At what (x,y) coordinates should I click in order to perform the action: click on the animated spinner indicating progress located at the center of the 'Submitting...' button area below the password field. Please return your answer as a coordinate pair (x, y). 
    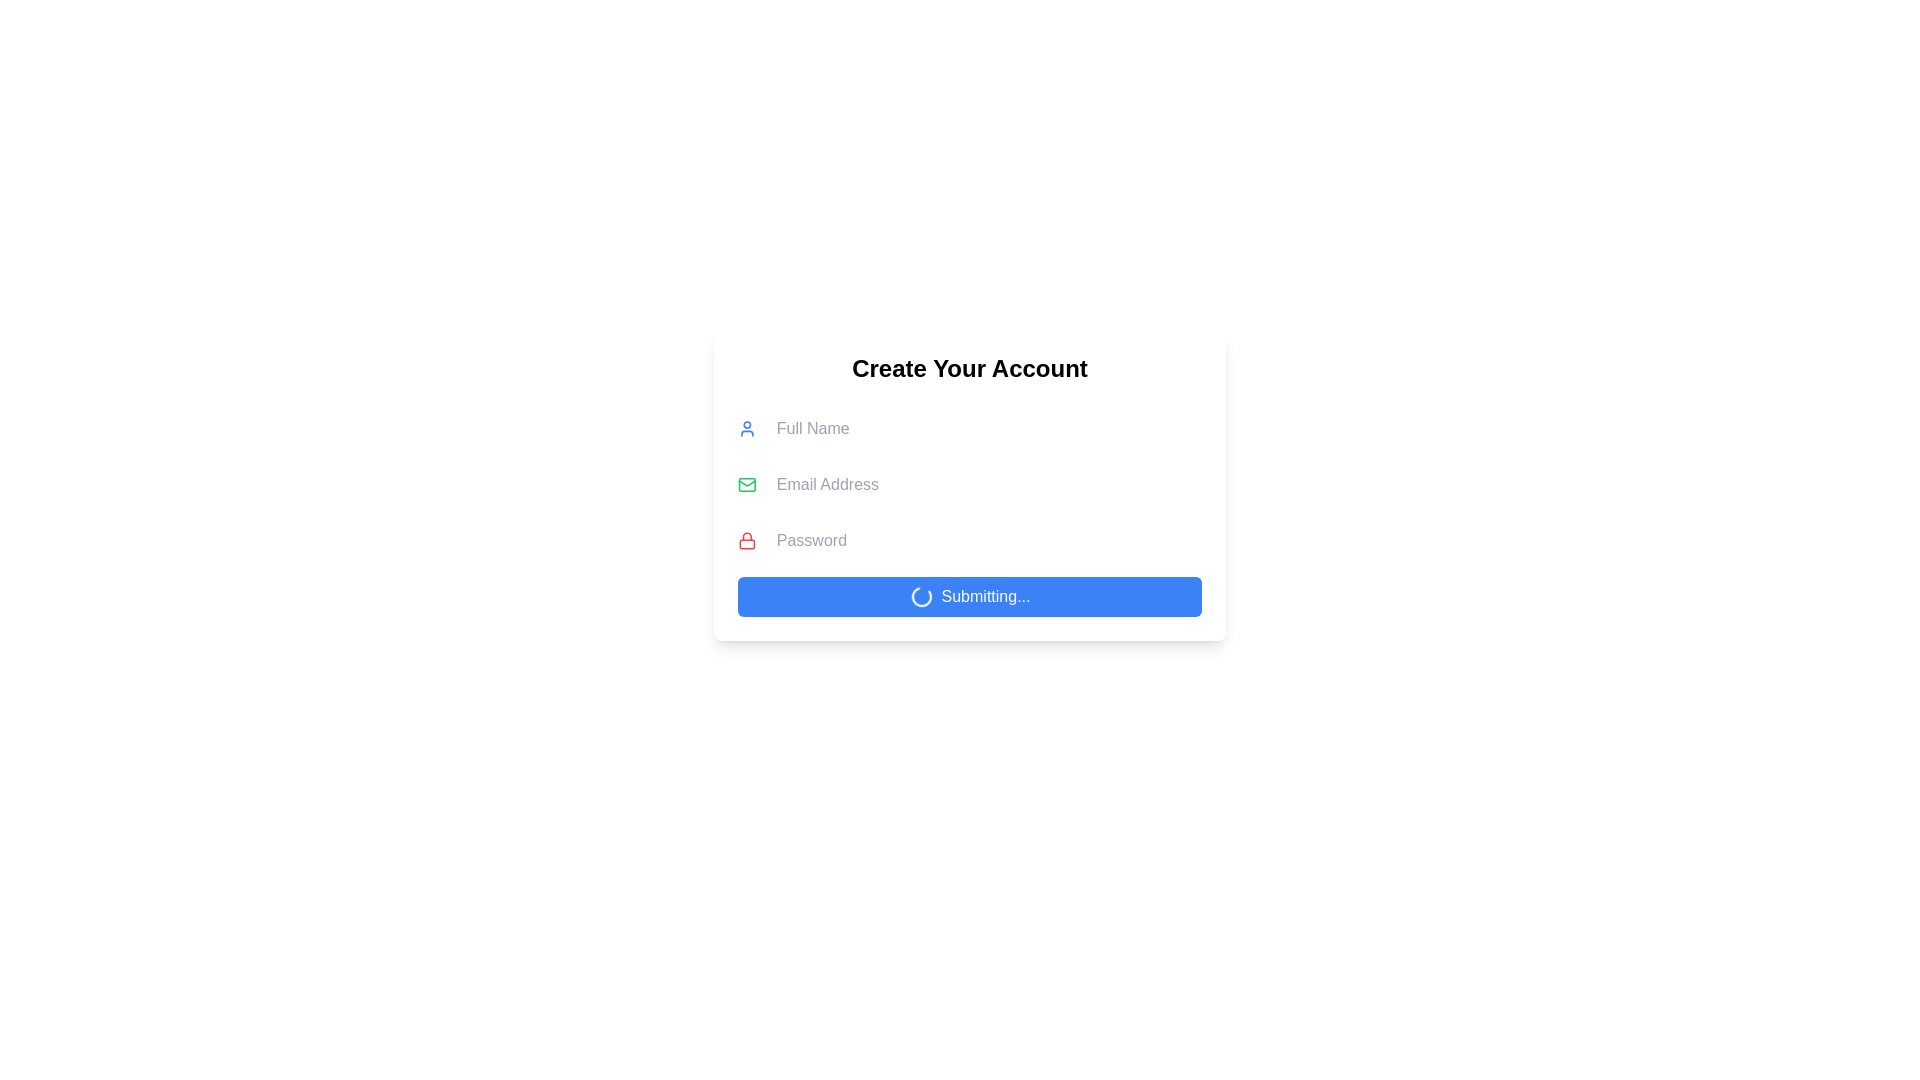
    Looking at the image, I should click on (920, 596).